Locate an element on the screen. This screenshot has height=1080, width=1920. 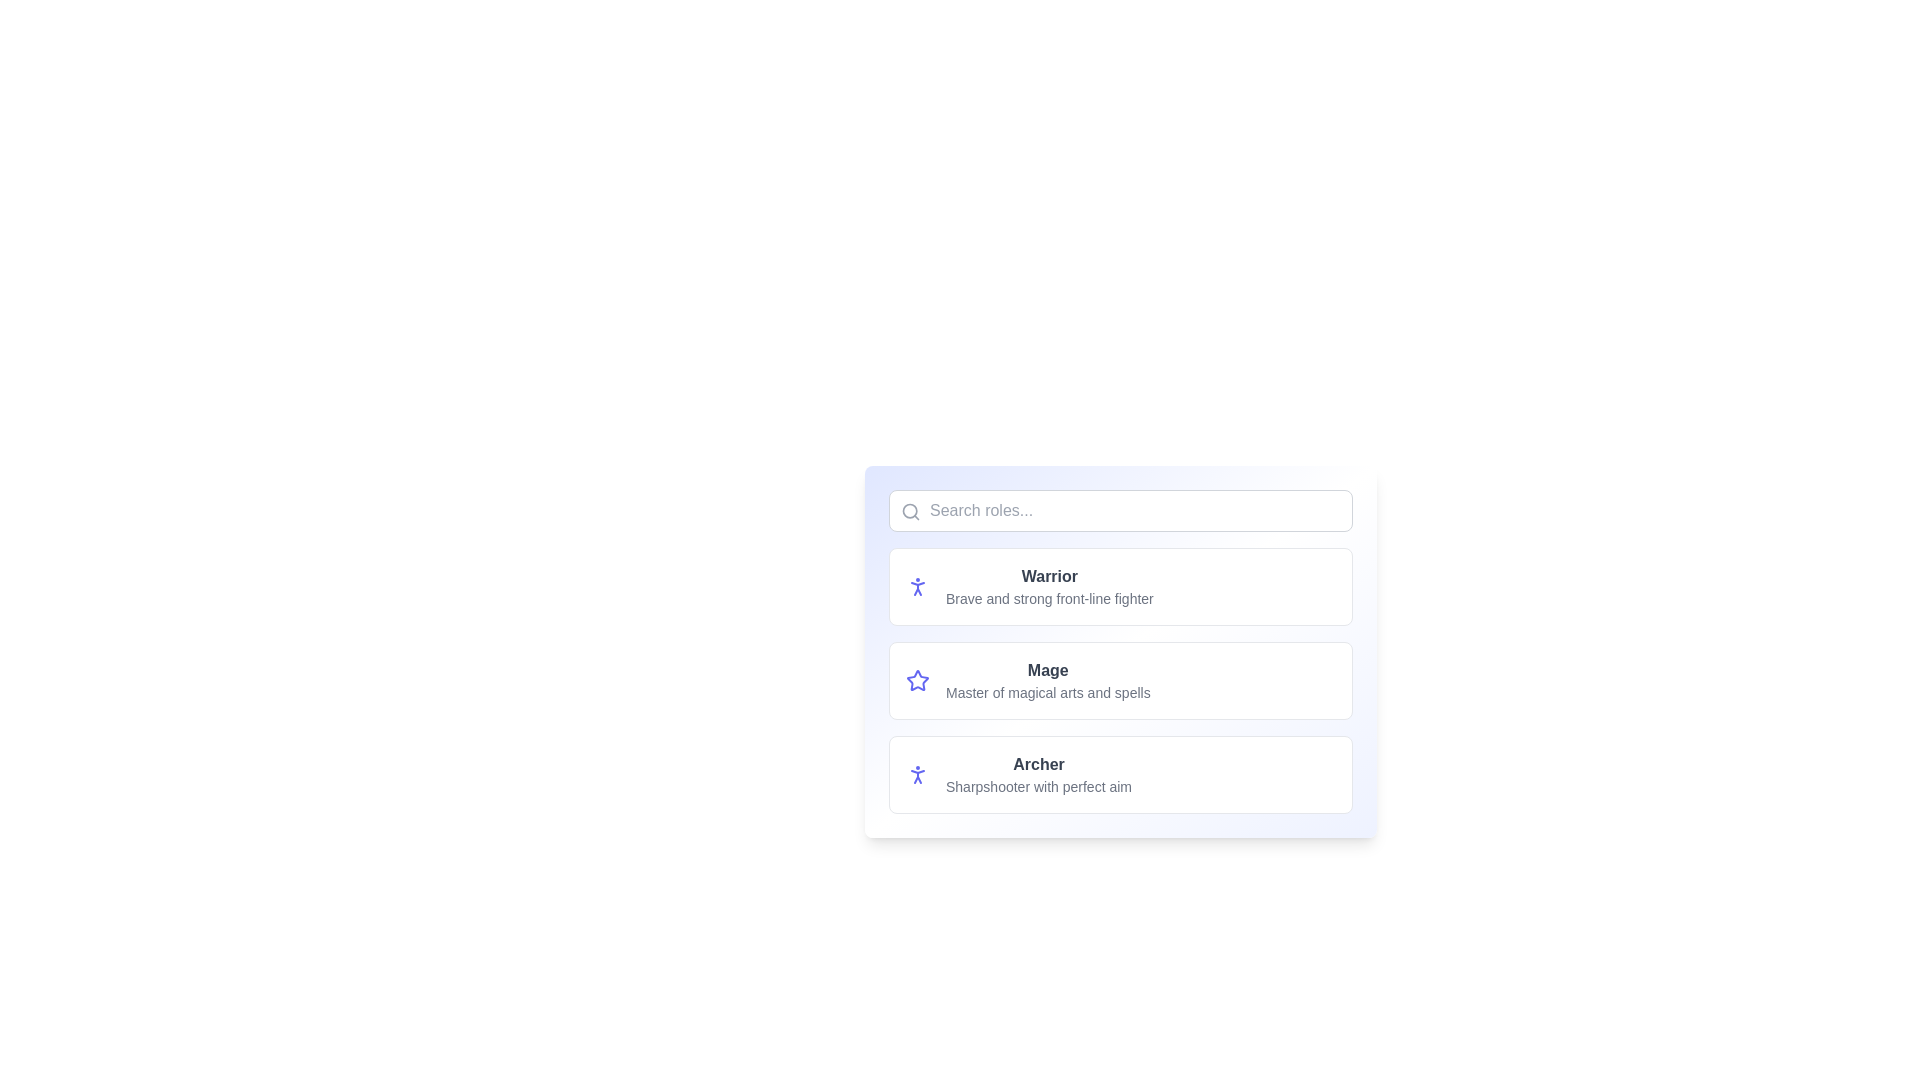
the 'Archer' text label, which is the title for the 'Archer' role in the role selection interface, located in the third entry of the vertical list is located at coordinates (1038, 764).